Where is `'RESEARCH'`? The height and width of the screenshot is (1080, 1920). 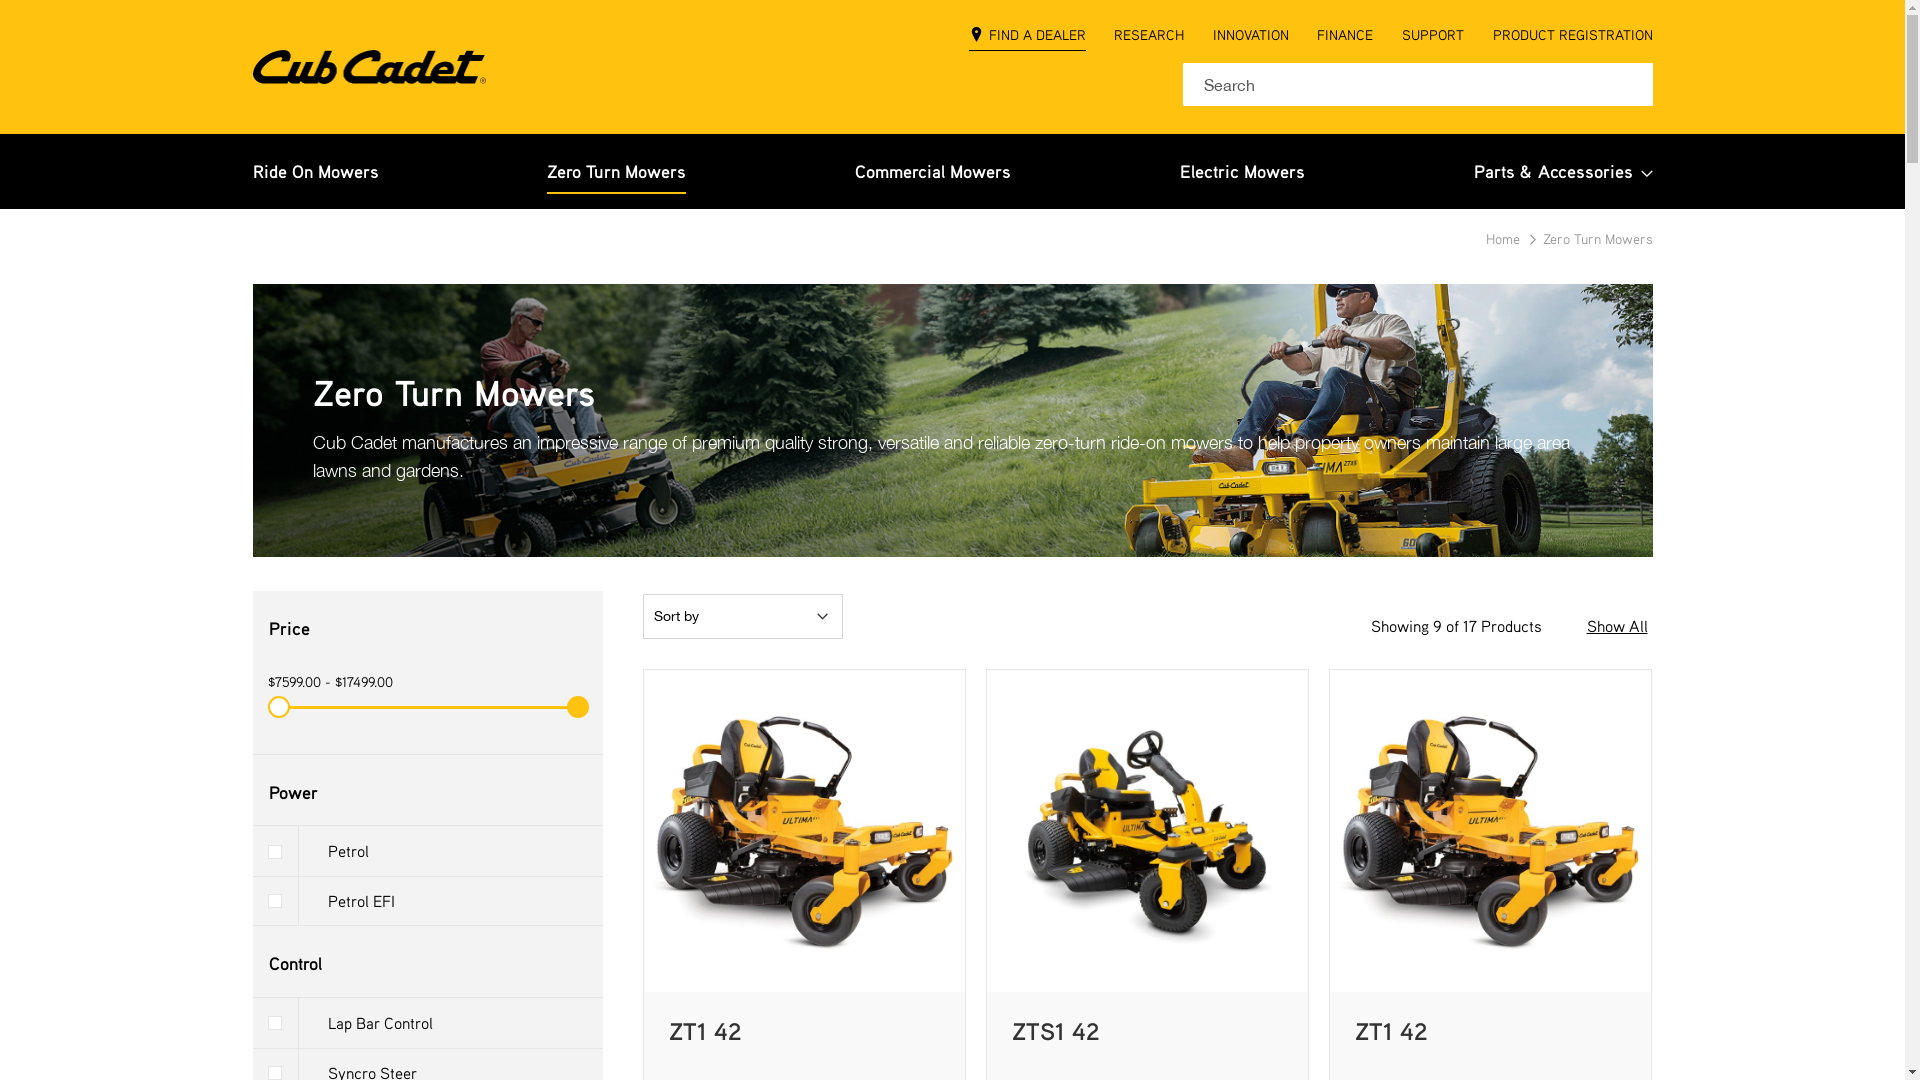 'RESEARCH' is located at coordinates (1112, 37).